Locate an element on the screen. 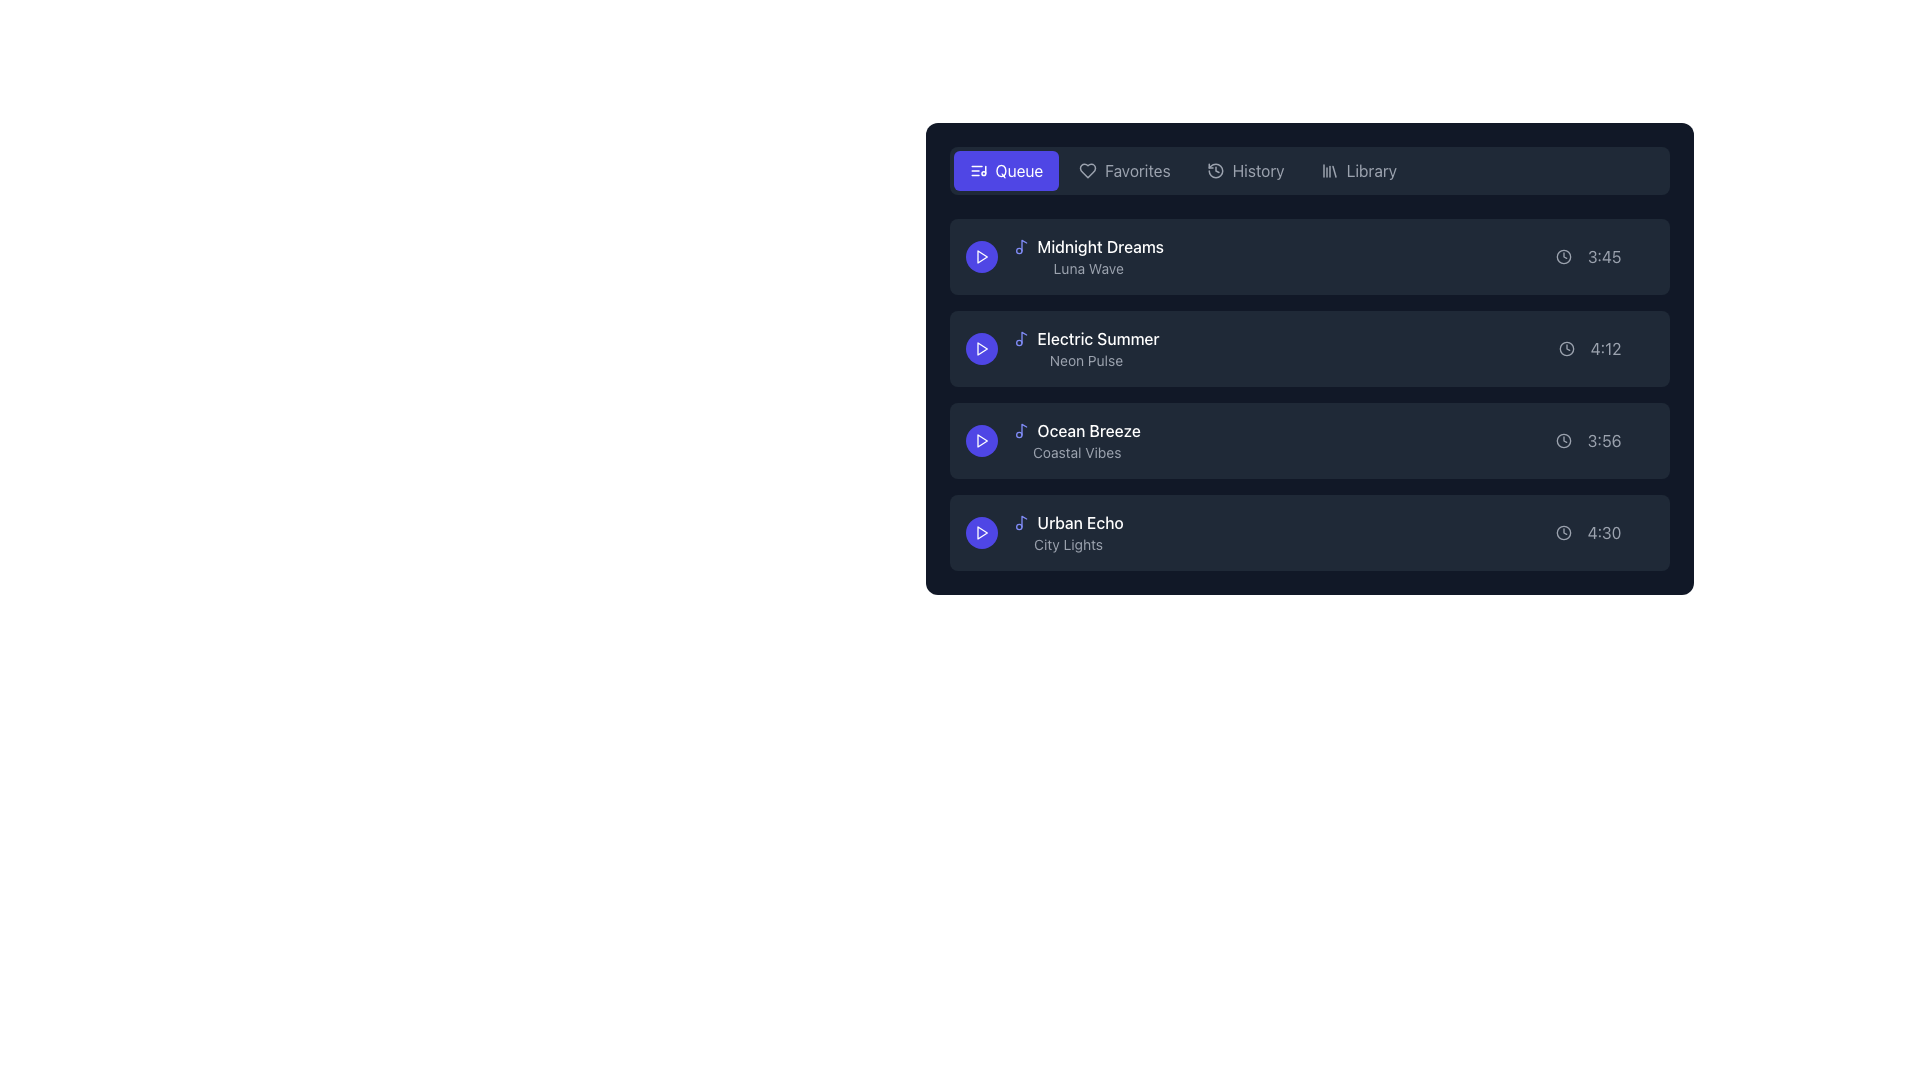 The width and height of the screenshot is (1920, 1080). text content of the descriptive subtitle for the 'Urban Echo' song entry, located at the bottom of the section titled 'Urban Echo', positioned at the far-right of the fourth list item is located at coordinates (1067, 544).